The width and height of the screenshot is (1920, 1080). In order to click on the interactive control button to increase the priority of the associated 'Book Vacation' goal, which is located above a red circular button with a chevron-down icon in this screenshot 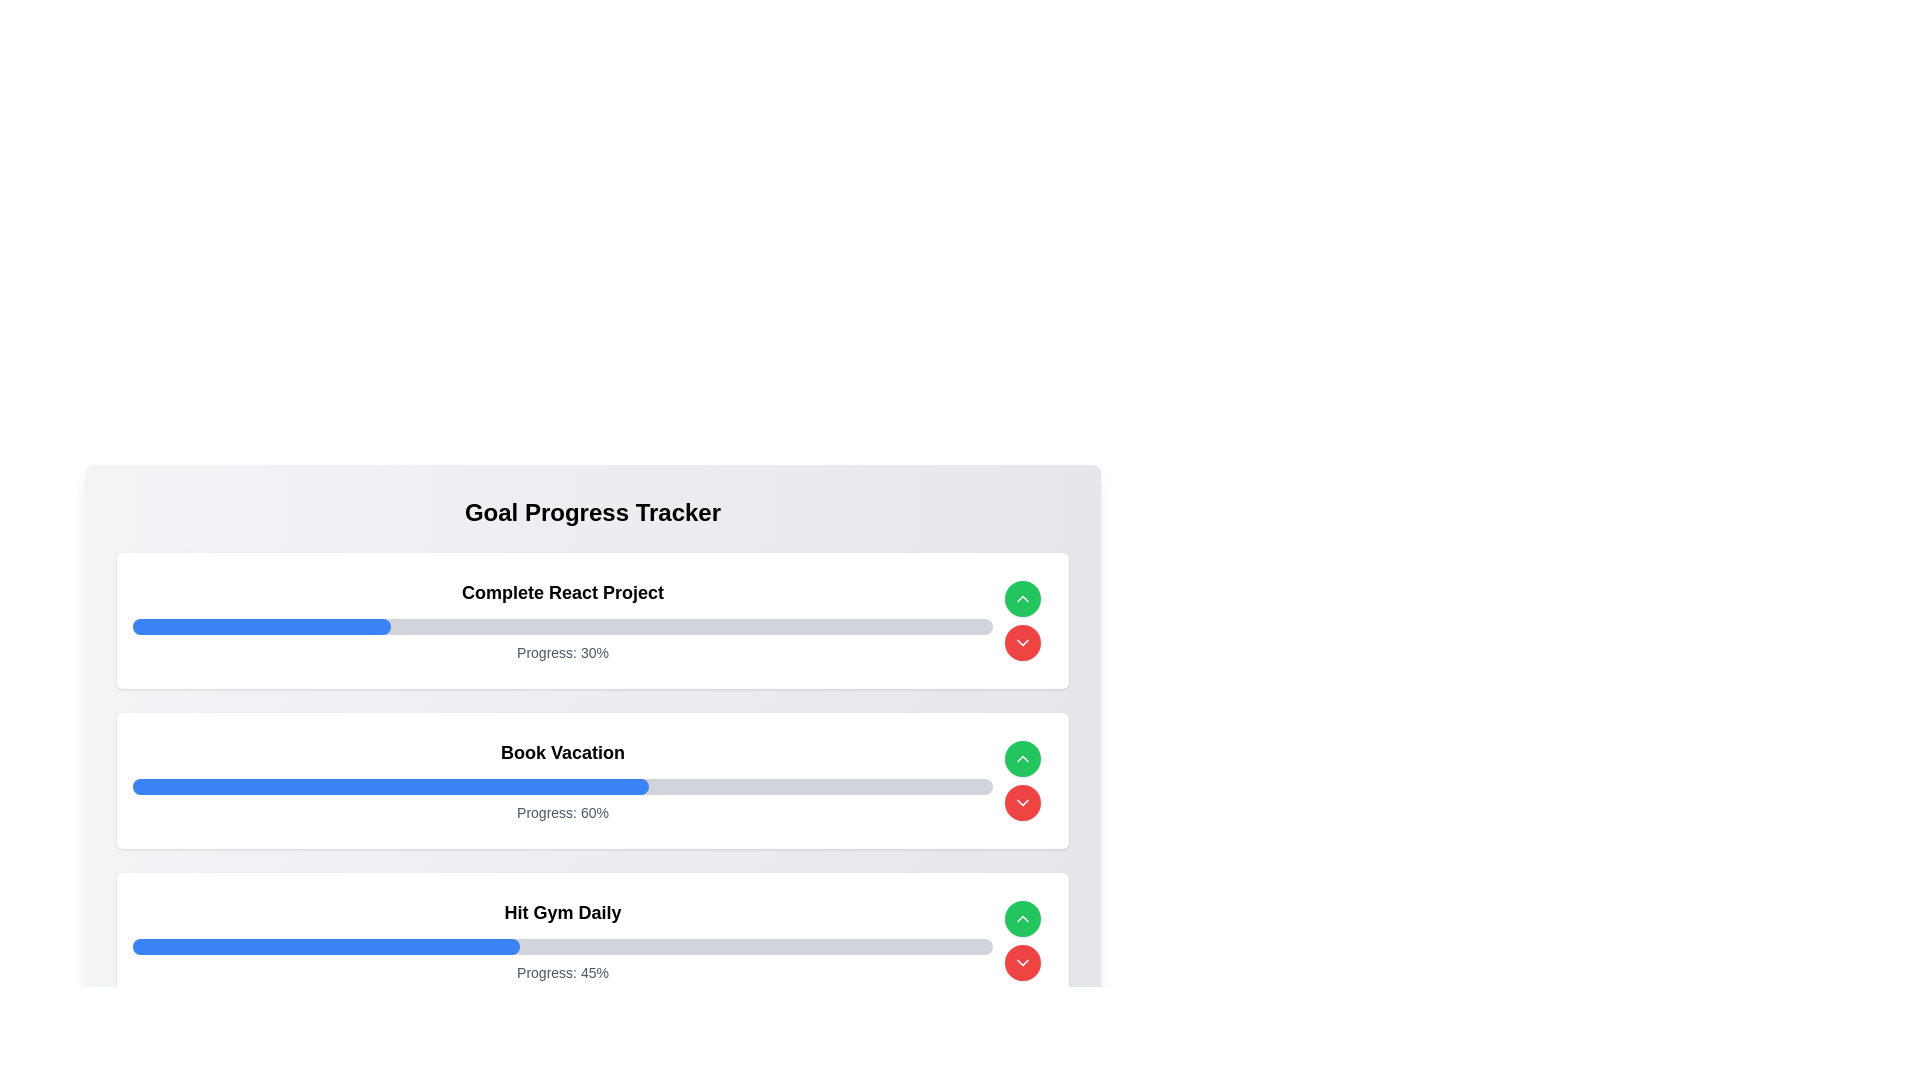, I will do `click(1022, 759)`.